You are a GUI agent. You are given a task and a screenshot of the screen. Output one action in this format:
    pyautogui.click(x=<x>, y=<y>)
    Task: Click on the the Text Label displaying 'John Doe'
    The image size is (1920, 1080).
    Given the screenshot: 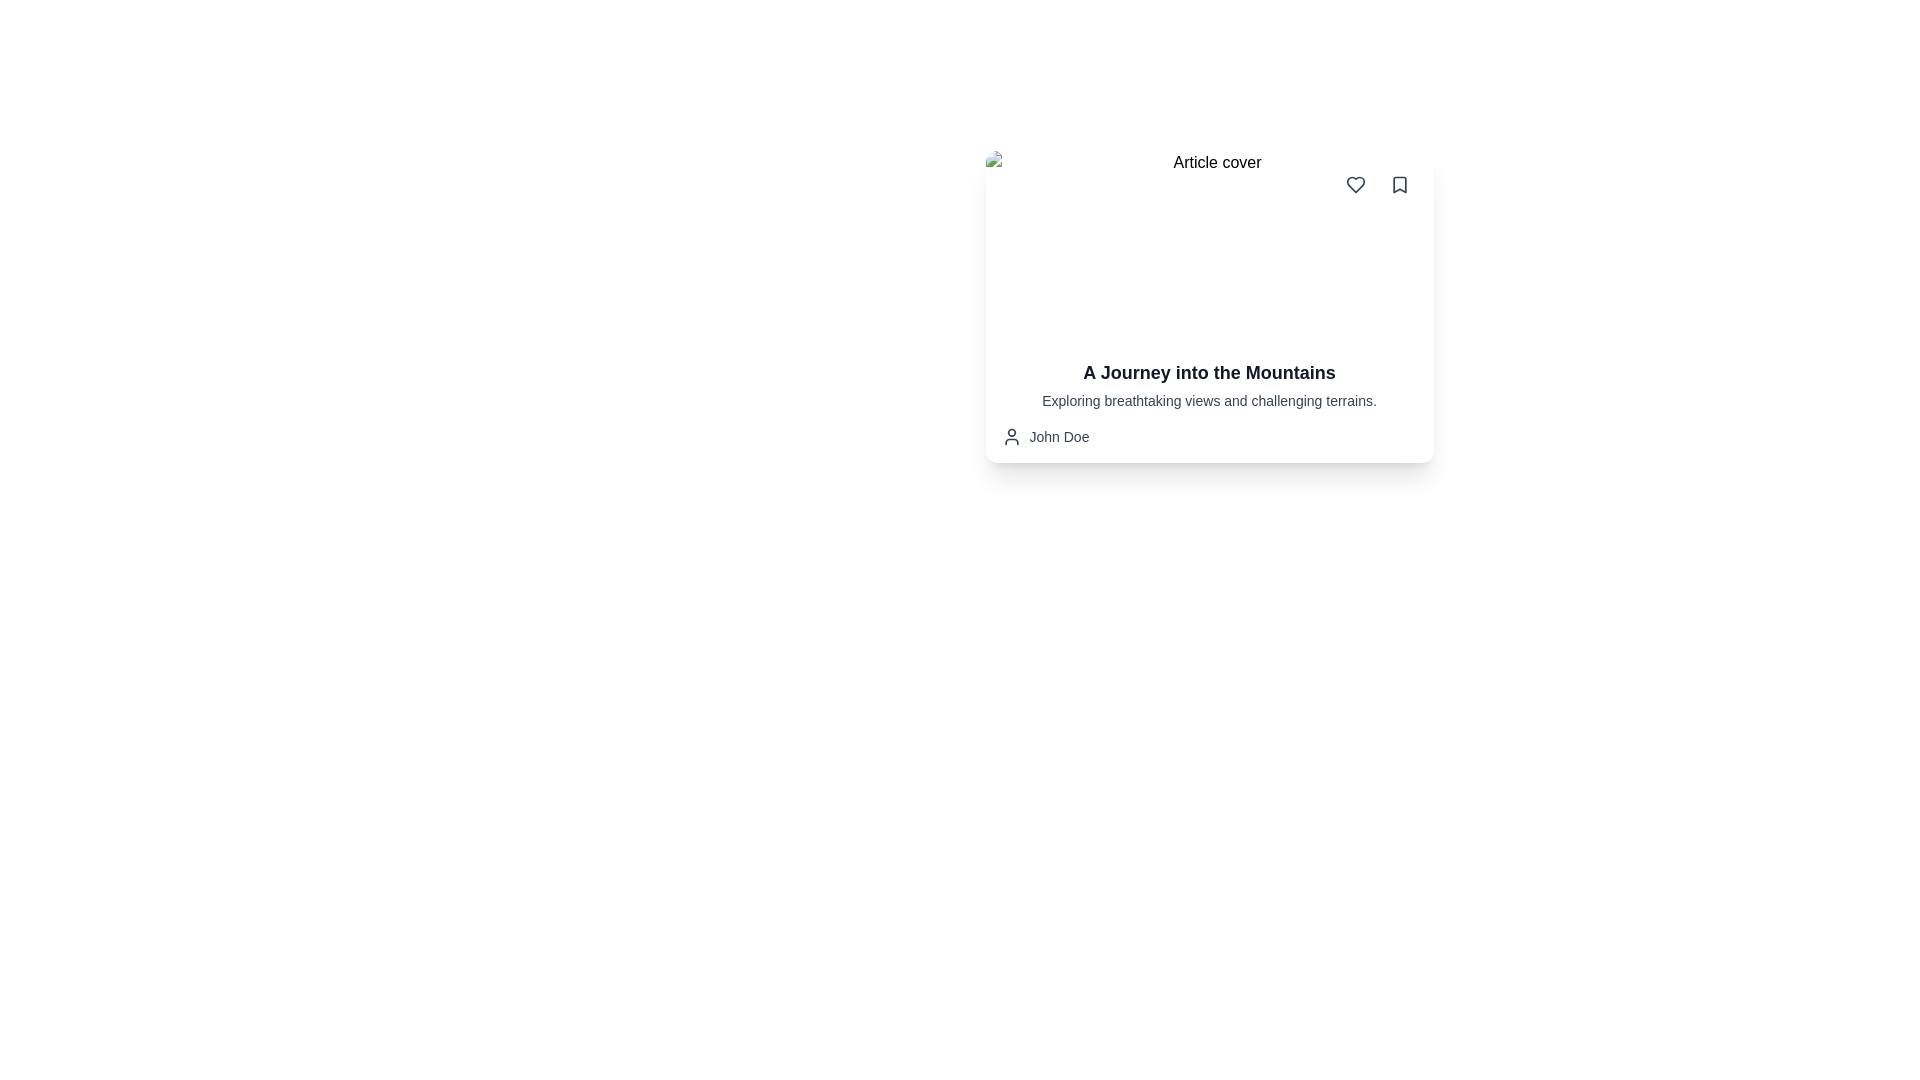 What is the action you would take?
    pyautogui.click(x=1058, y=435)
    